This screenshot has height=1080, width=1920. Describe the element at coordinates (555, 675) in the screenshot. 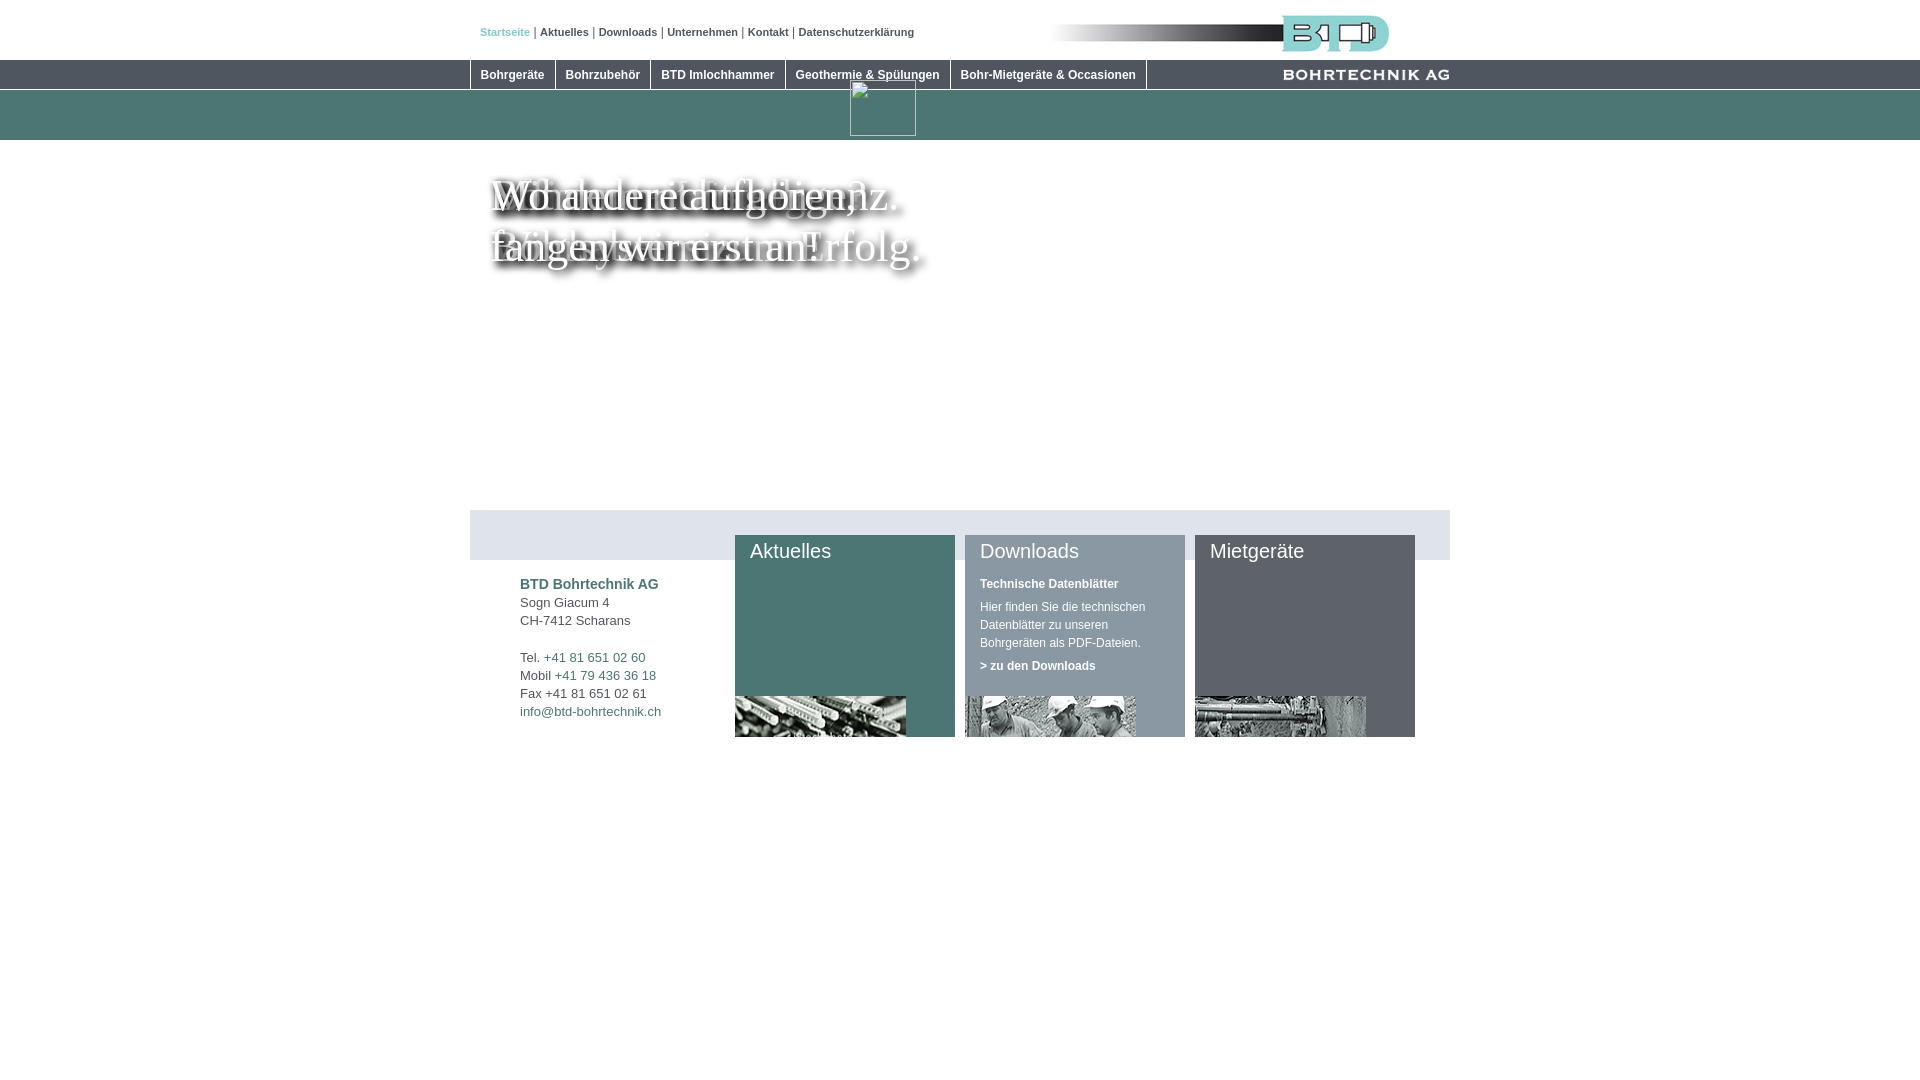

I see `'+41 79 436 36 18'` at that location.